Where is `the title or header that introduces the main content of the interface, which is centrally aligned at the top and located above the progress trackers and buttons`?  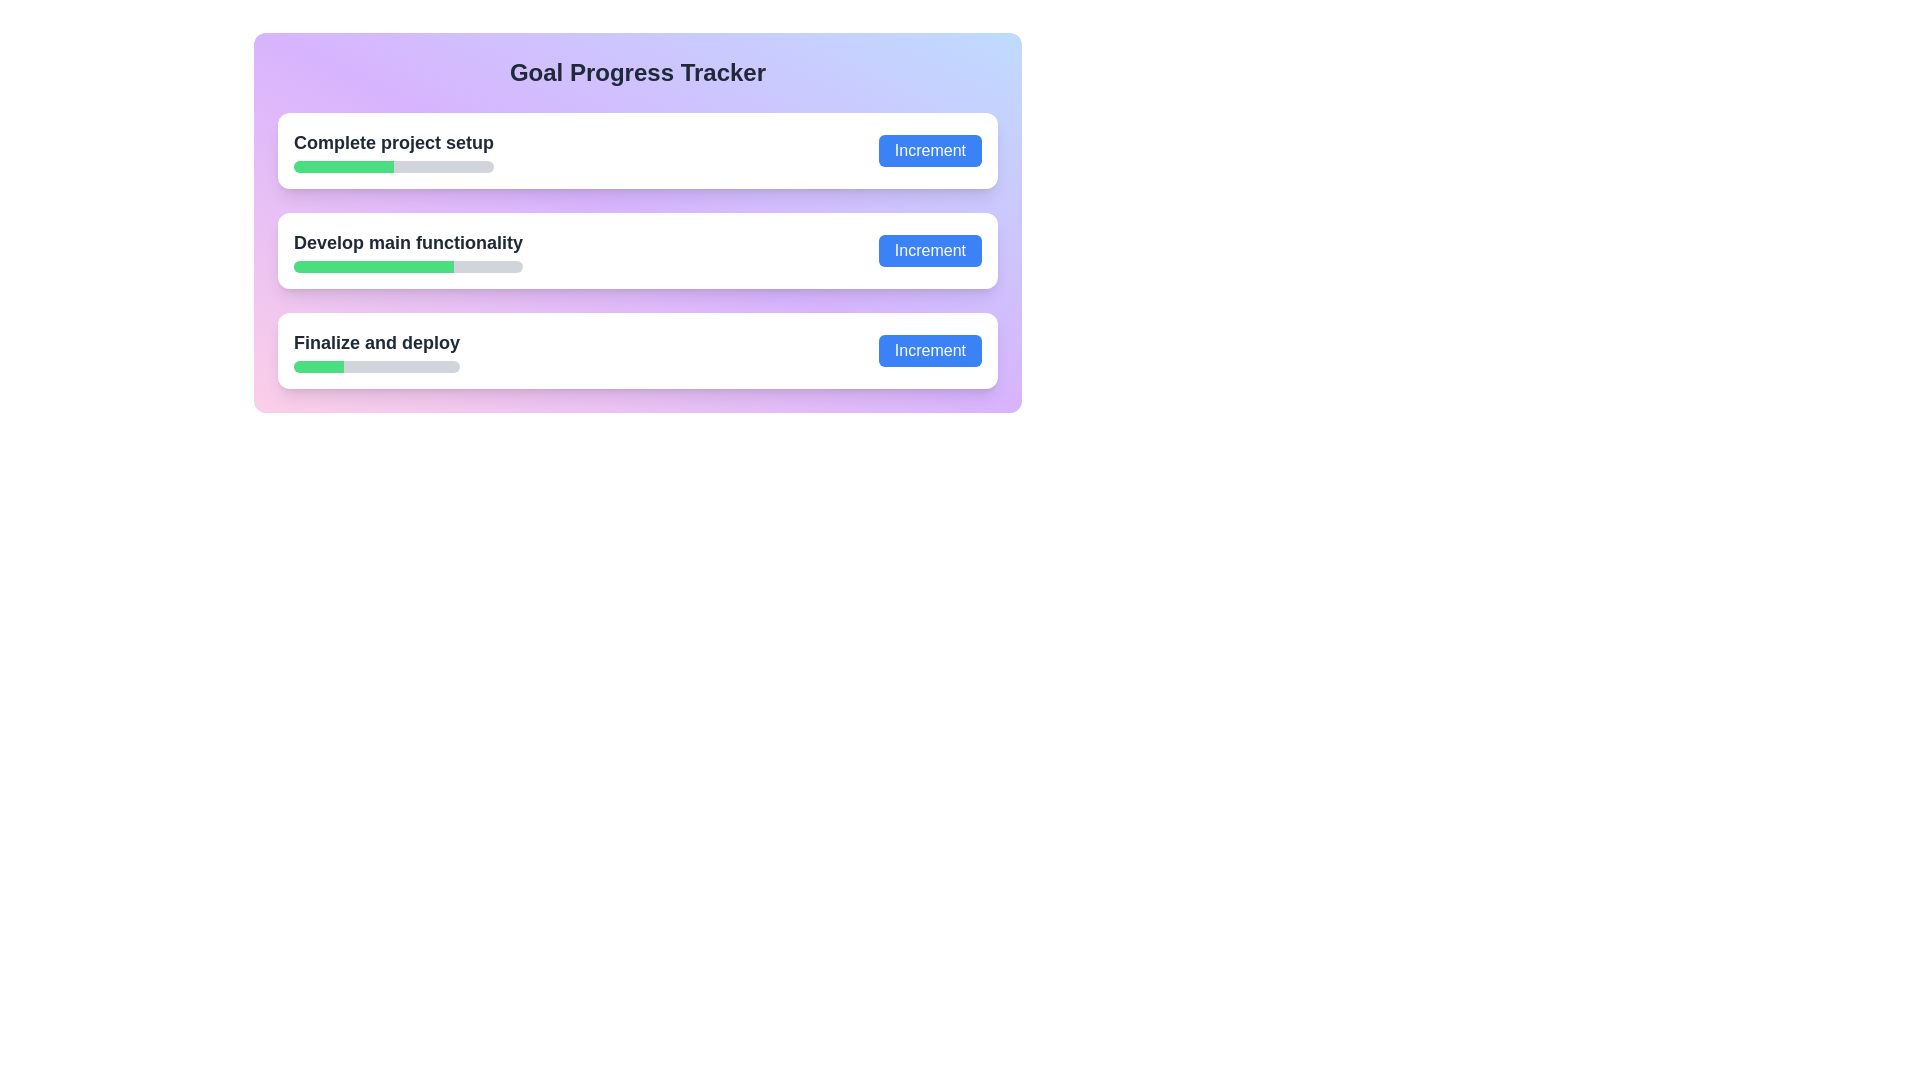 the title or header that introduces the main content of the interface, which is centrally aligned at the top and located above the progress trackers and buttons is located at coordinates (637, 72).